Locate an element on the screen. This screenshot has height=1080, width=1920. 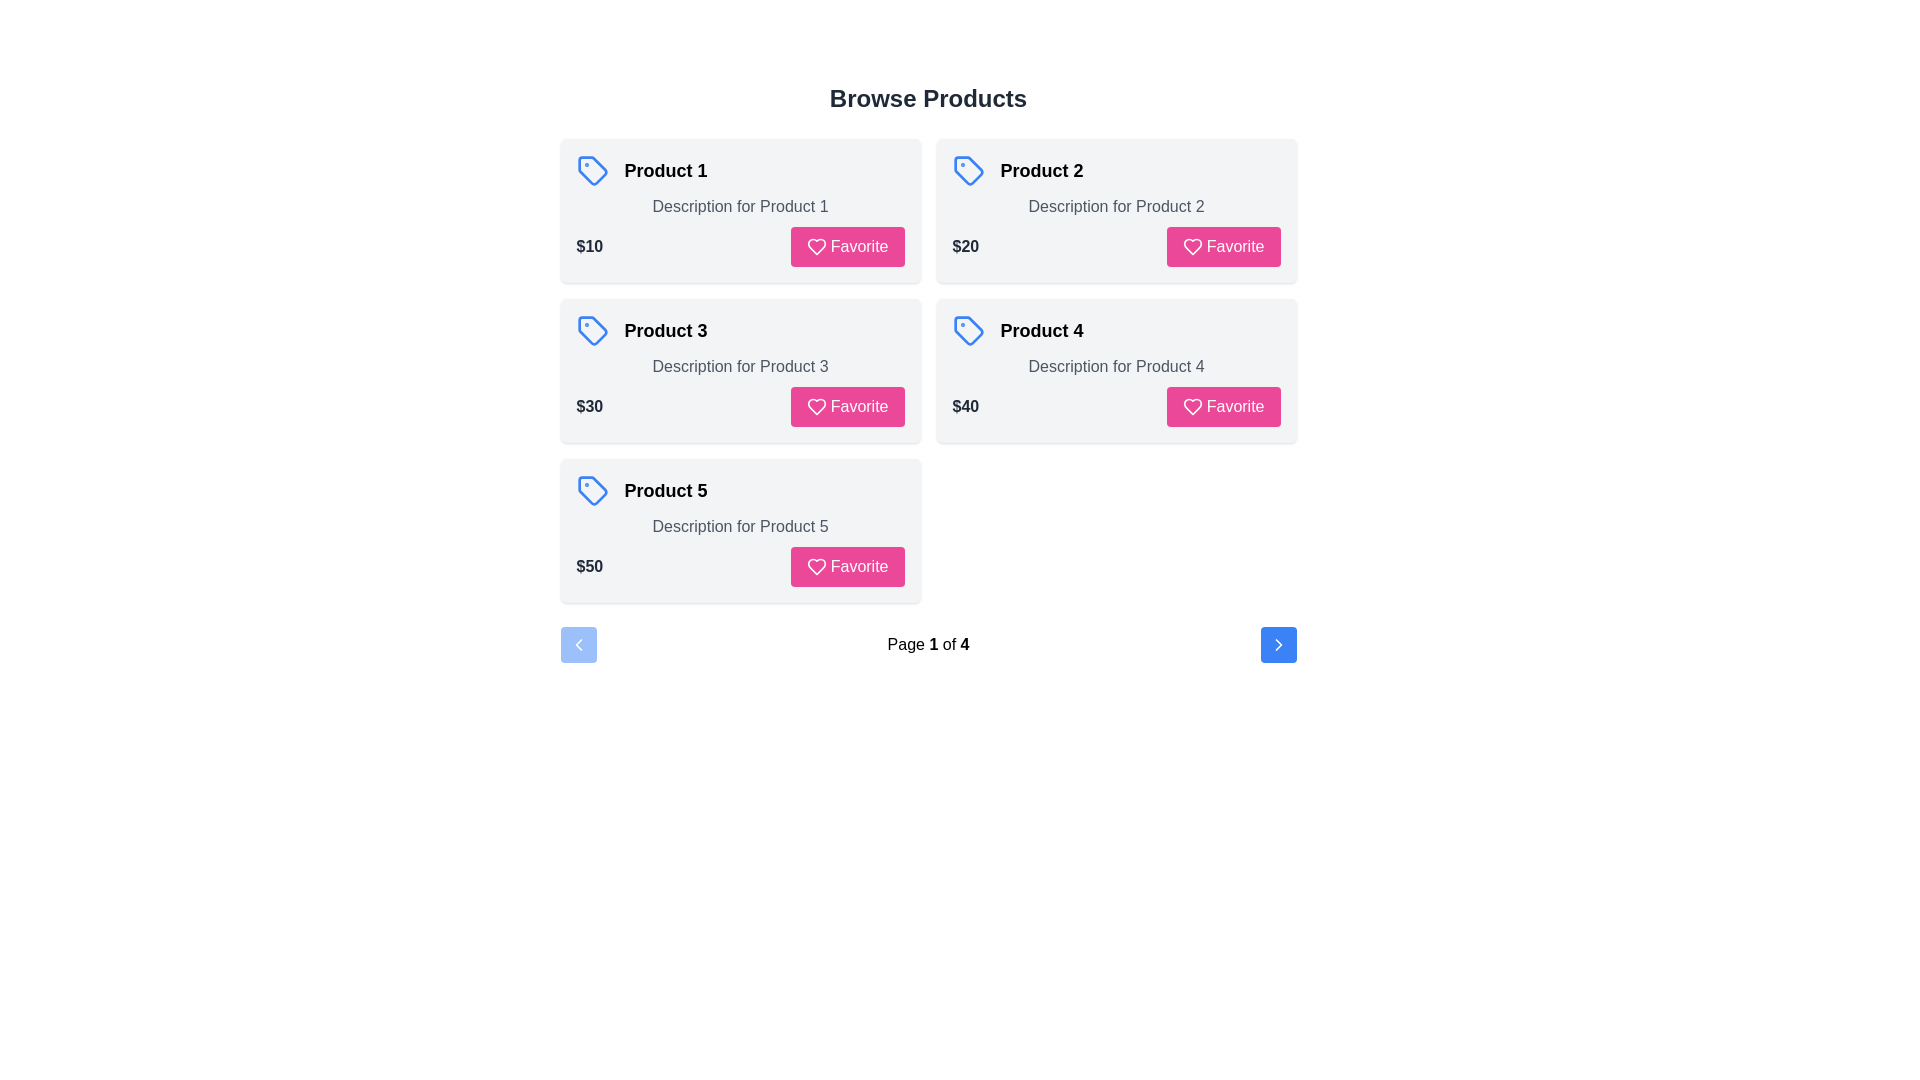
the rounded blue button with a white chevron icon is located at coordinates (1277, 644).